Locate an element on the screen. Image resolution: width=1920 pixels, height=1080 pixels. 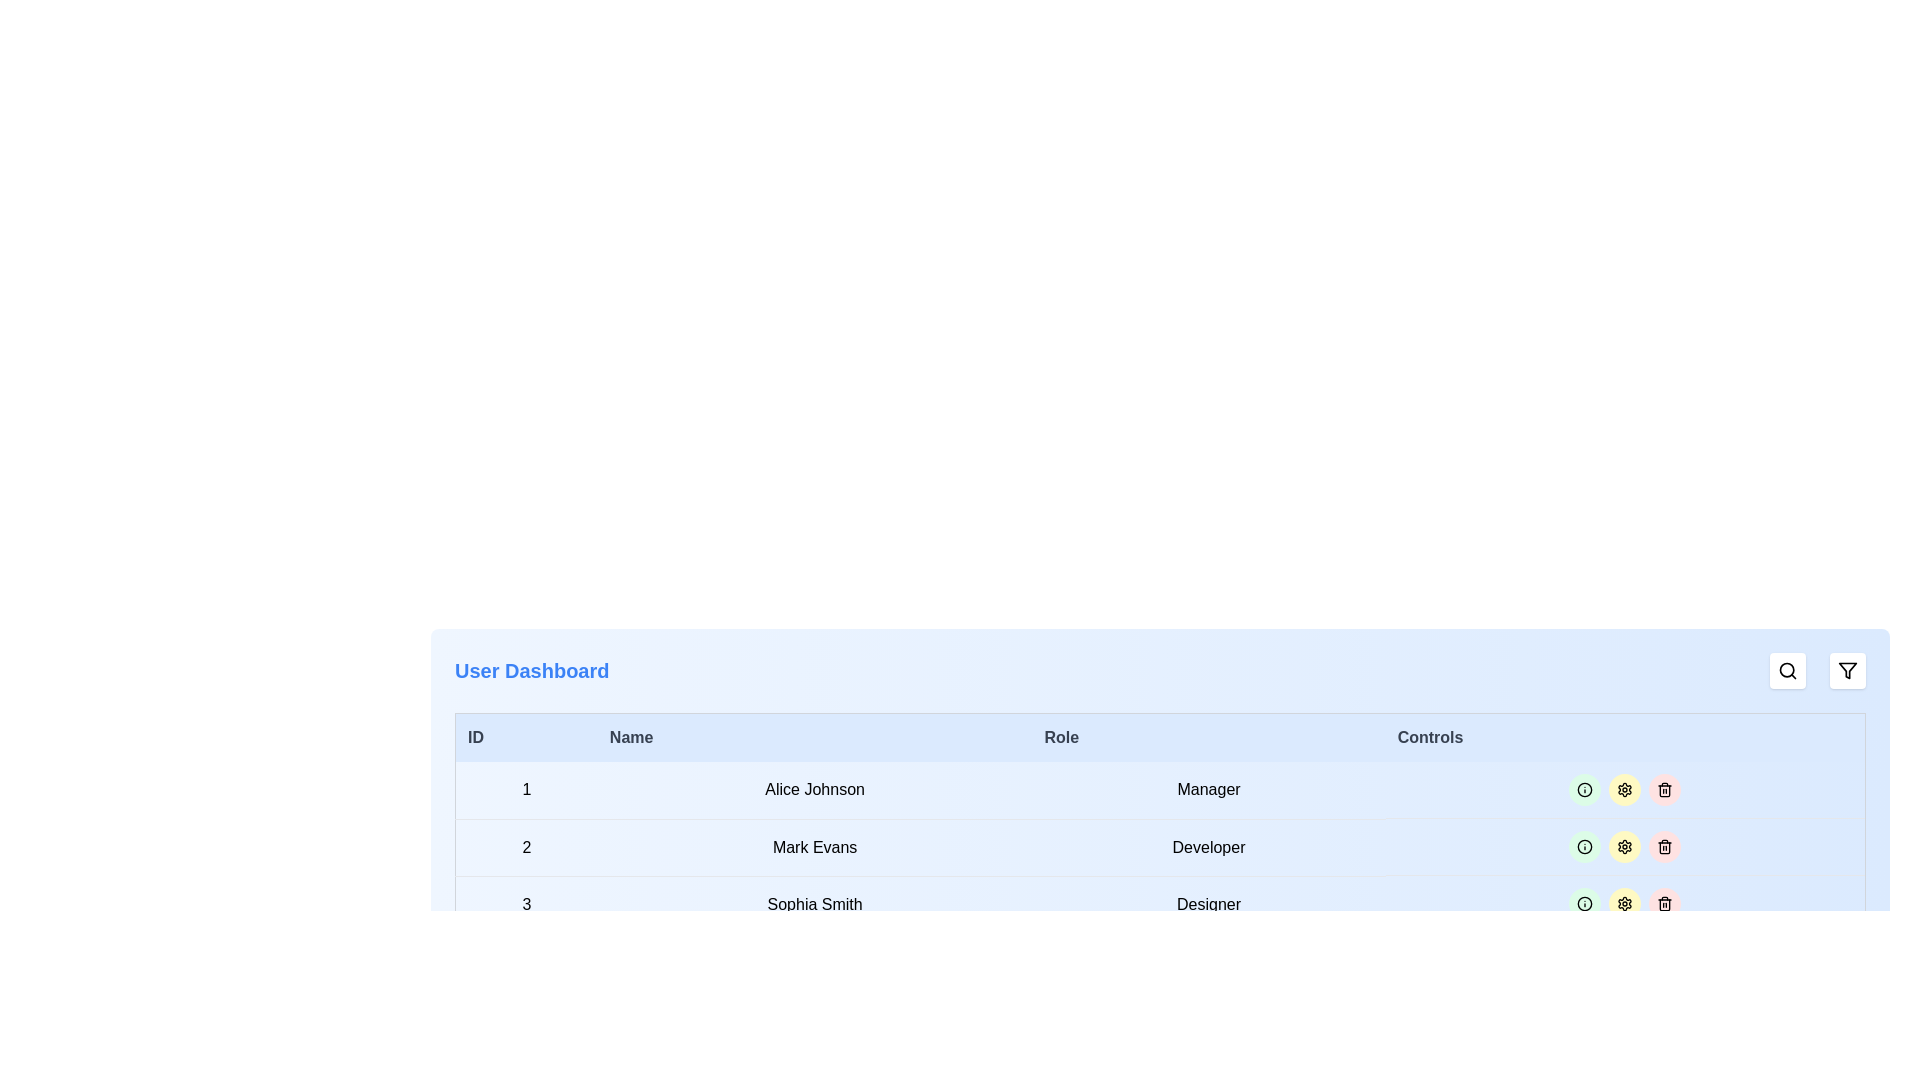
the gear-like icon with a black color and yellow circular background is located at coordinates (1625, 847).